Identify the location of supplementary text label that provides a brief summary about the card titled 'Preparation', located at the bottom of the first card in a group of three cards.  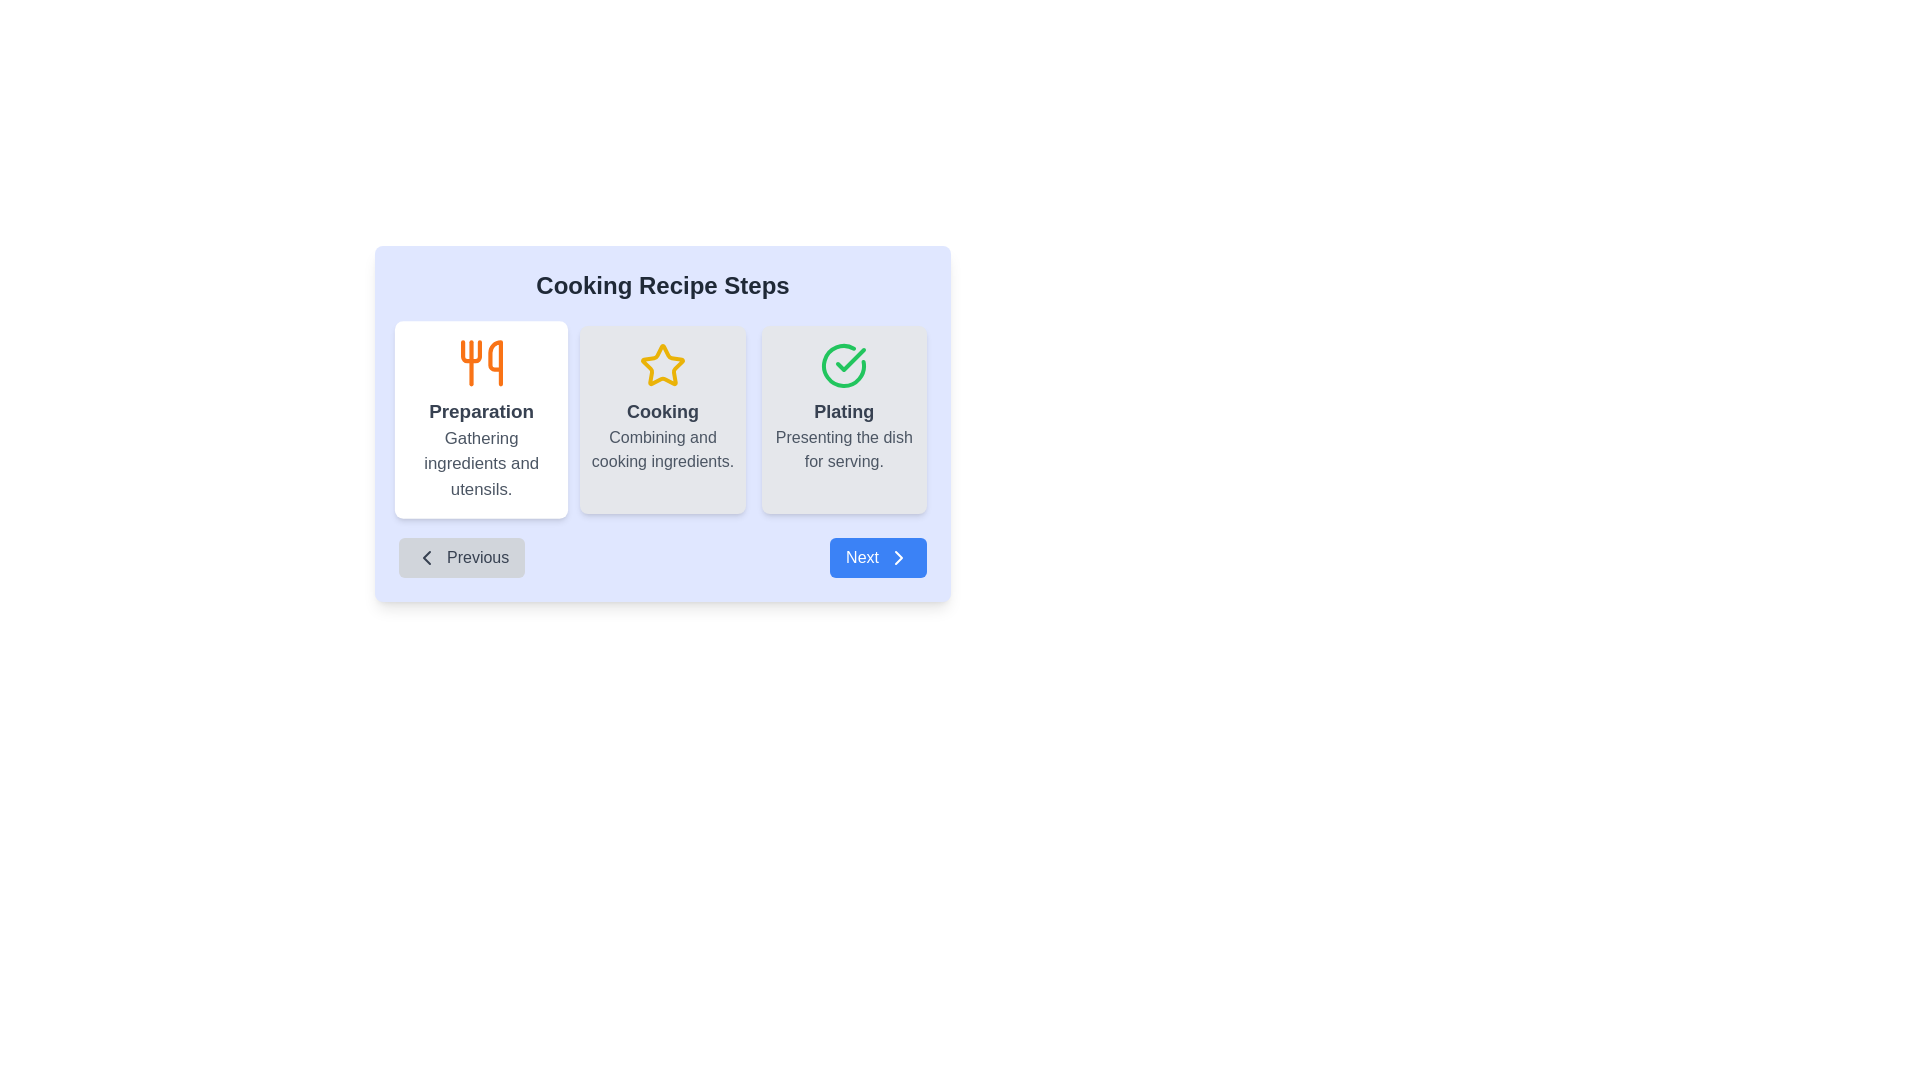
(481, 464).